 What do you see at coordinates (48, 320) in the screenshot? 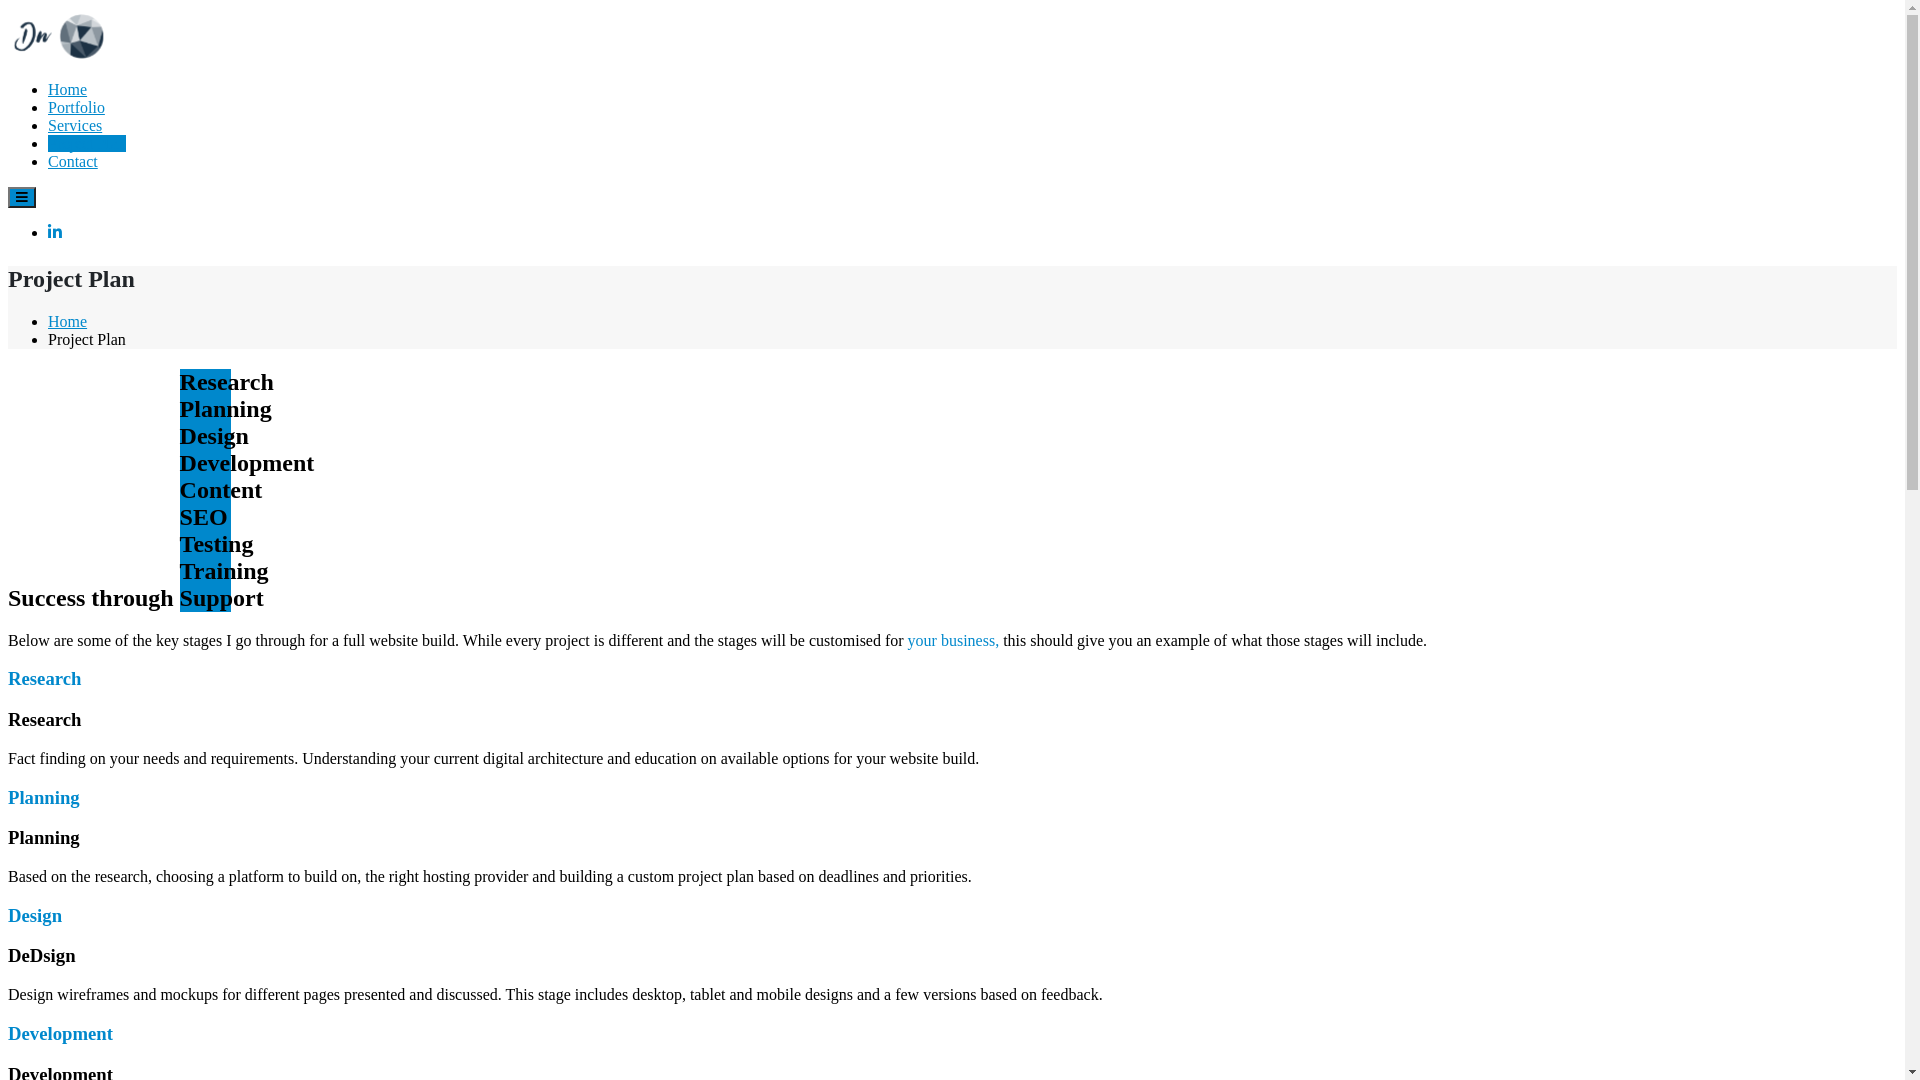
I see `'Home'` at bounding box center [48, 320].